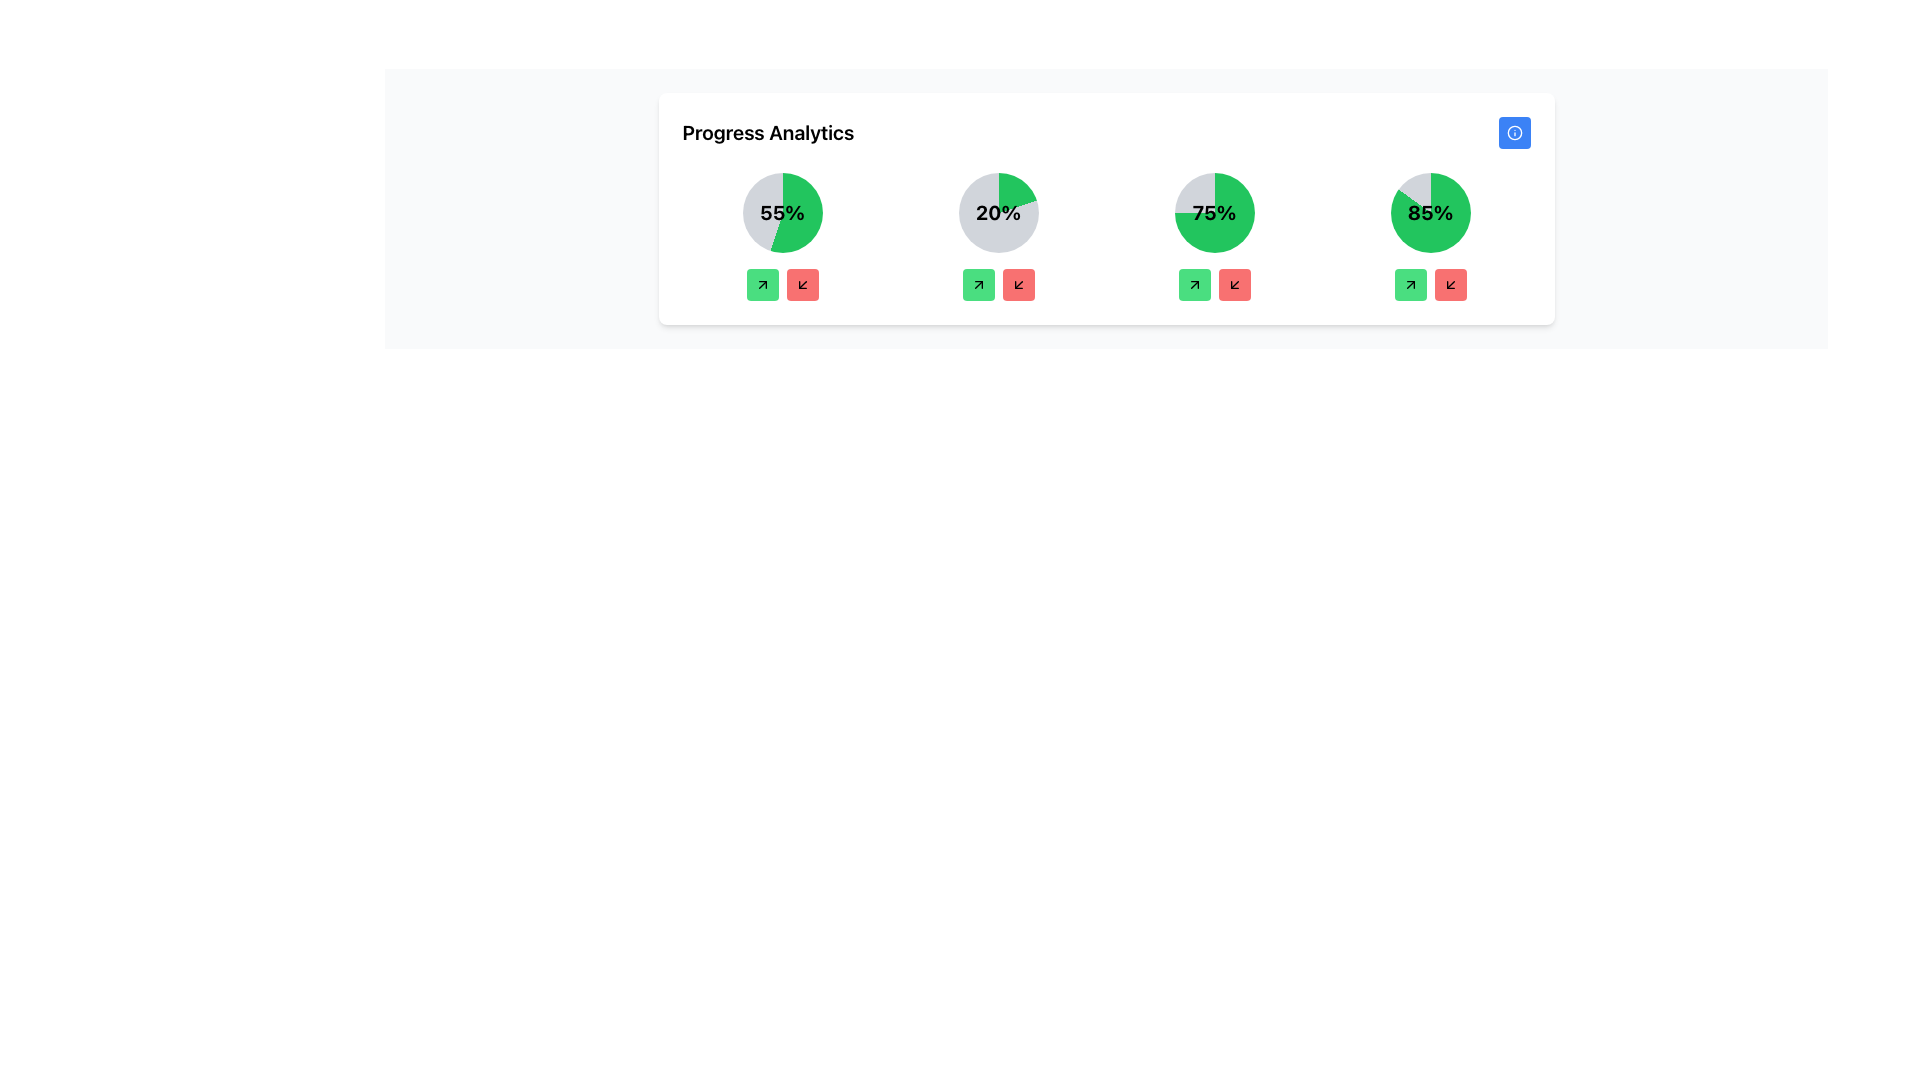 The image size is (1920, 1080). I want to click on percentage value displayed in the circular progress indicator, which shows '55%' in bold at the center of the circle, so click(781, 212).